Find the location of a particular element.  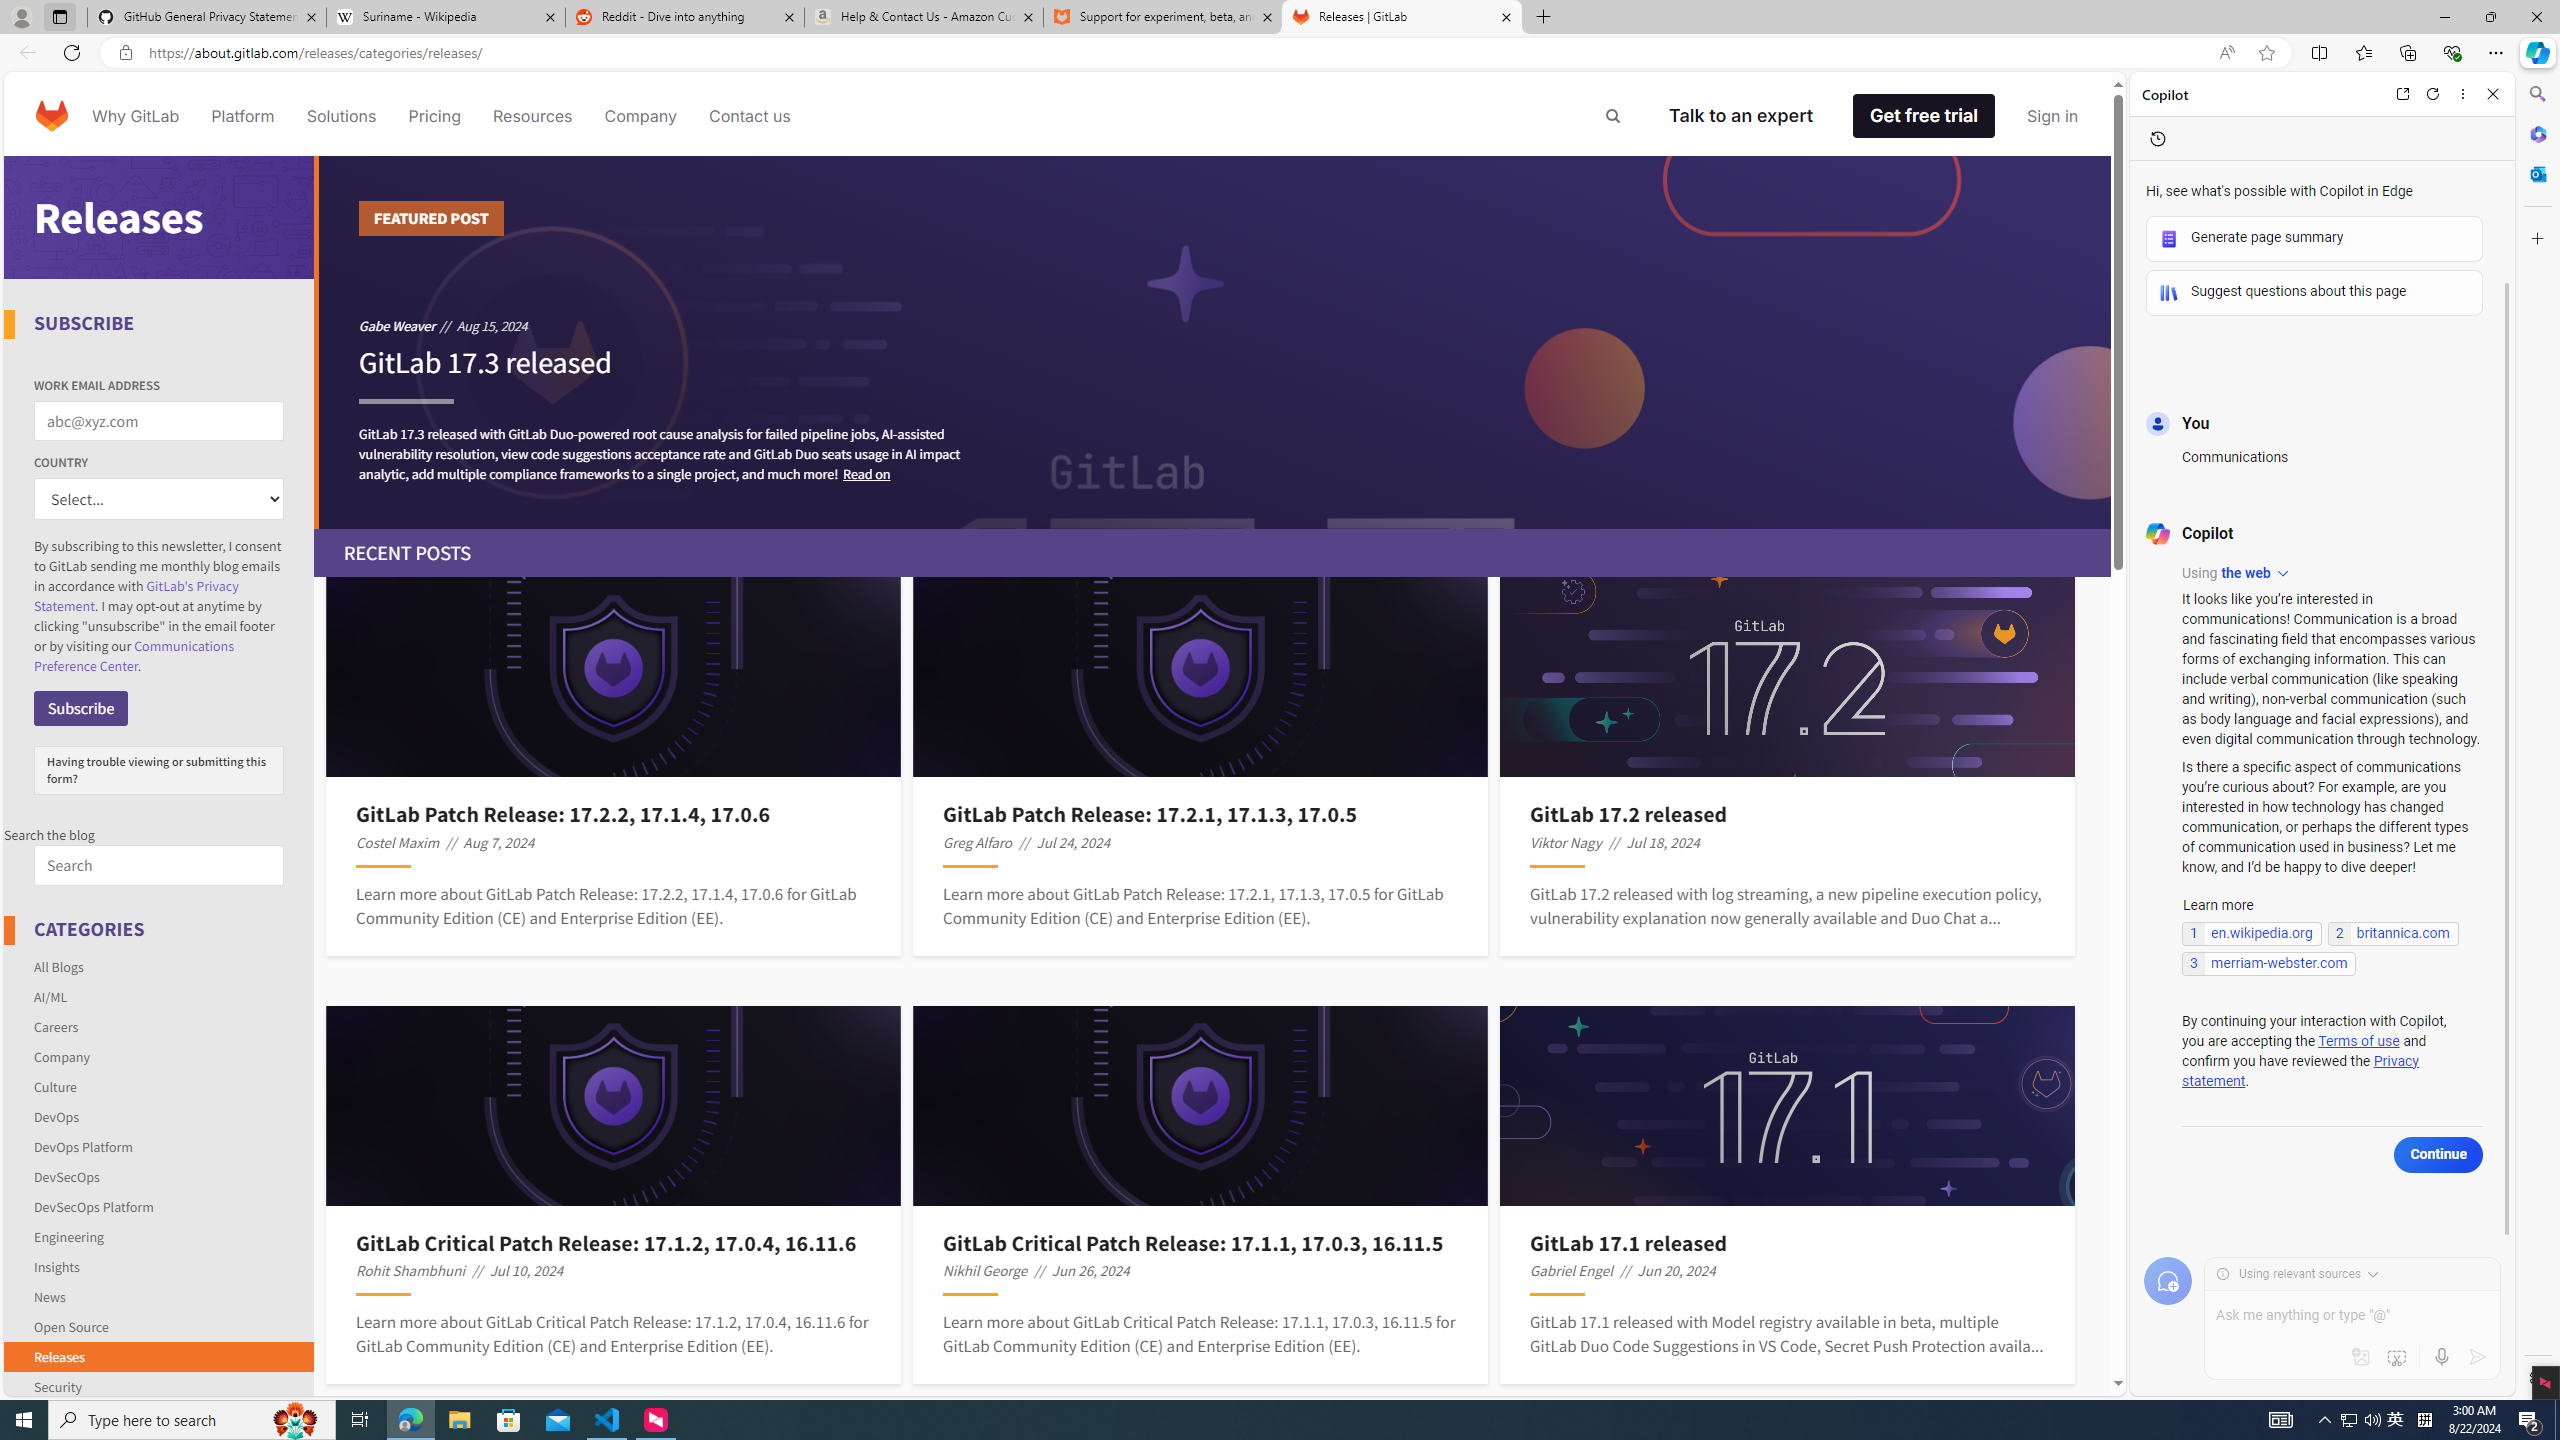

'DevSecOps Platform' is located at coordinates (159, 1206).